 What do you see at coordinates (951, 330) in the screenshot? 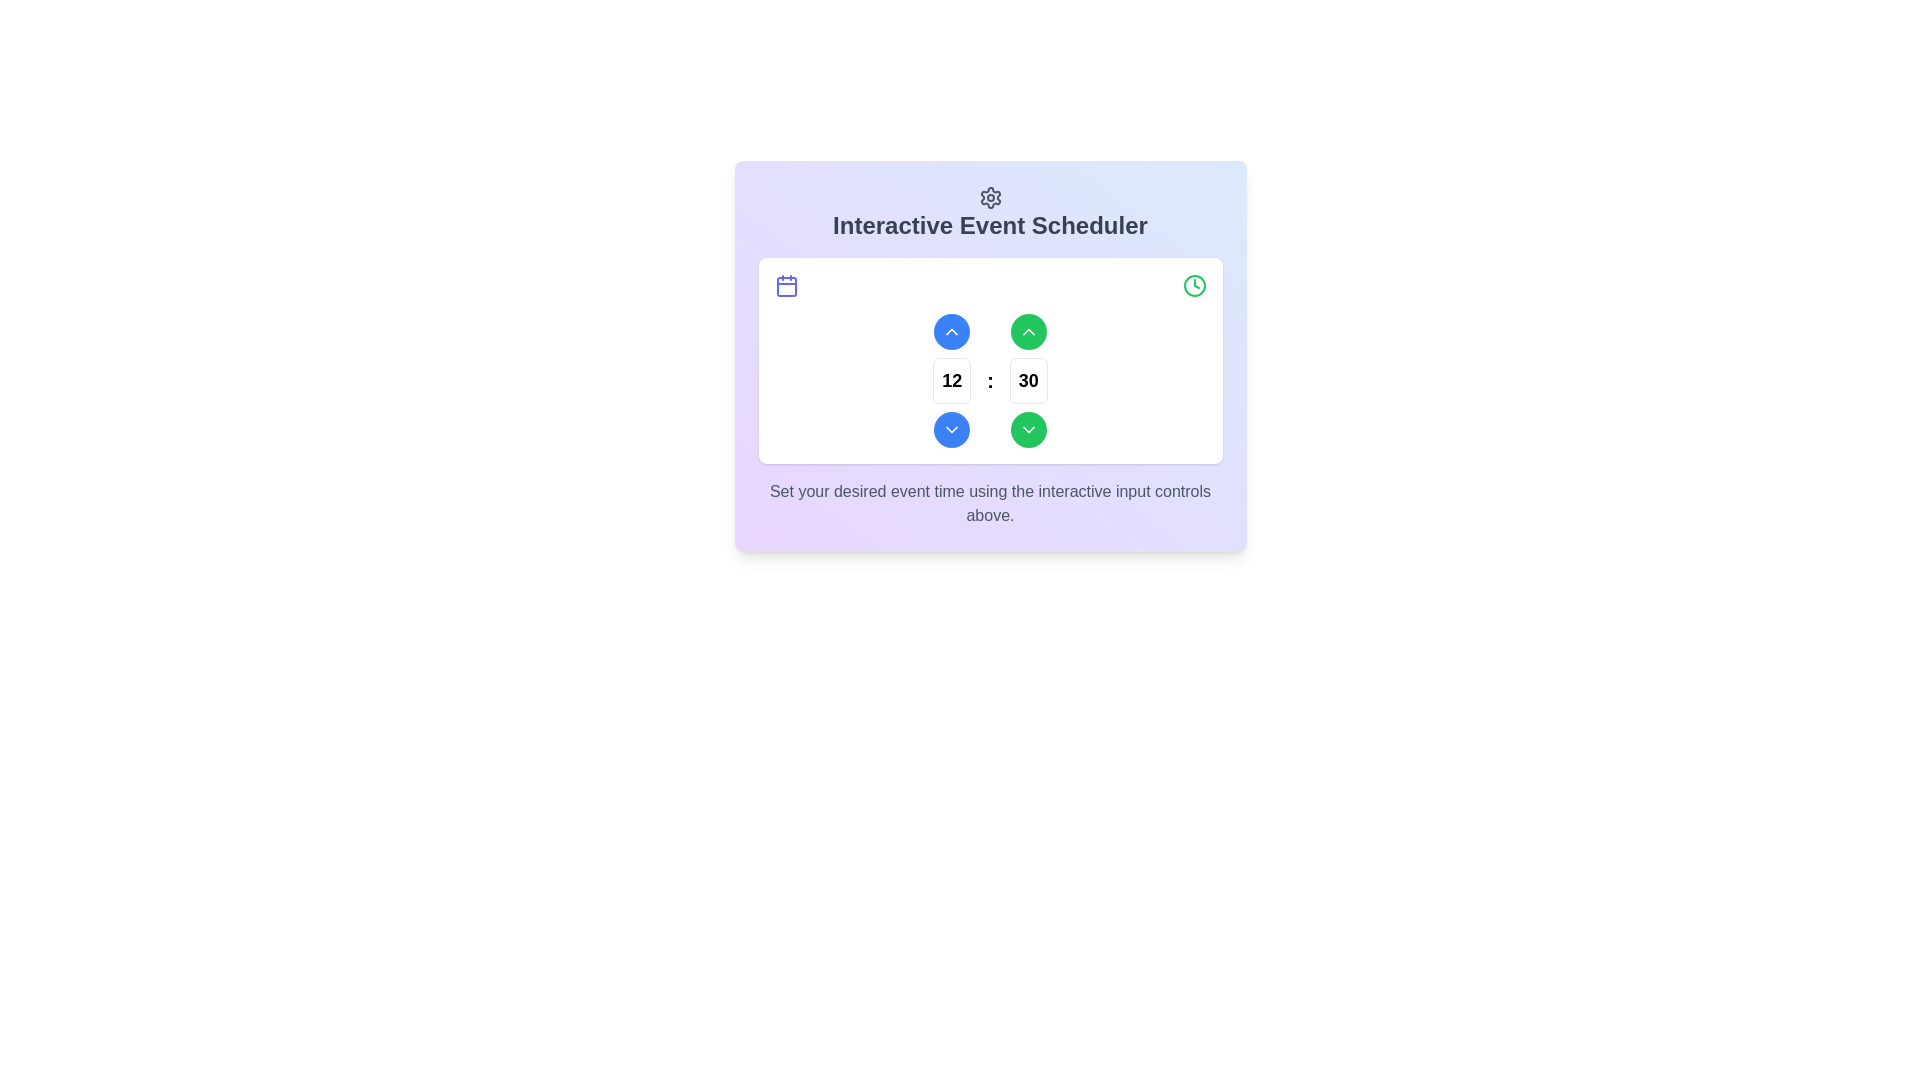
I see `the upward-pointing button used to increase the hour value in the adjacent '12' time field for accessibility navigation` at bounding box center [951, 330].